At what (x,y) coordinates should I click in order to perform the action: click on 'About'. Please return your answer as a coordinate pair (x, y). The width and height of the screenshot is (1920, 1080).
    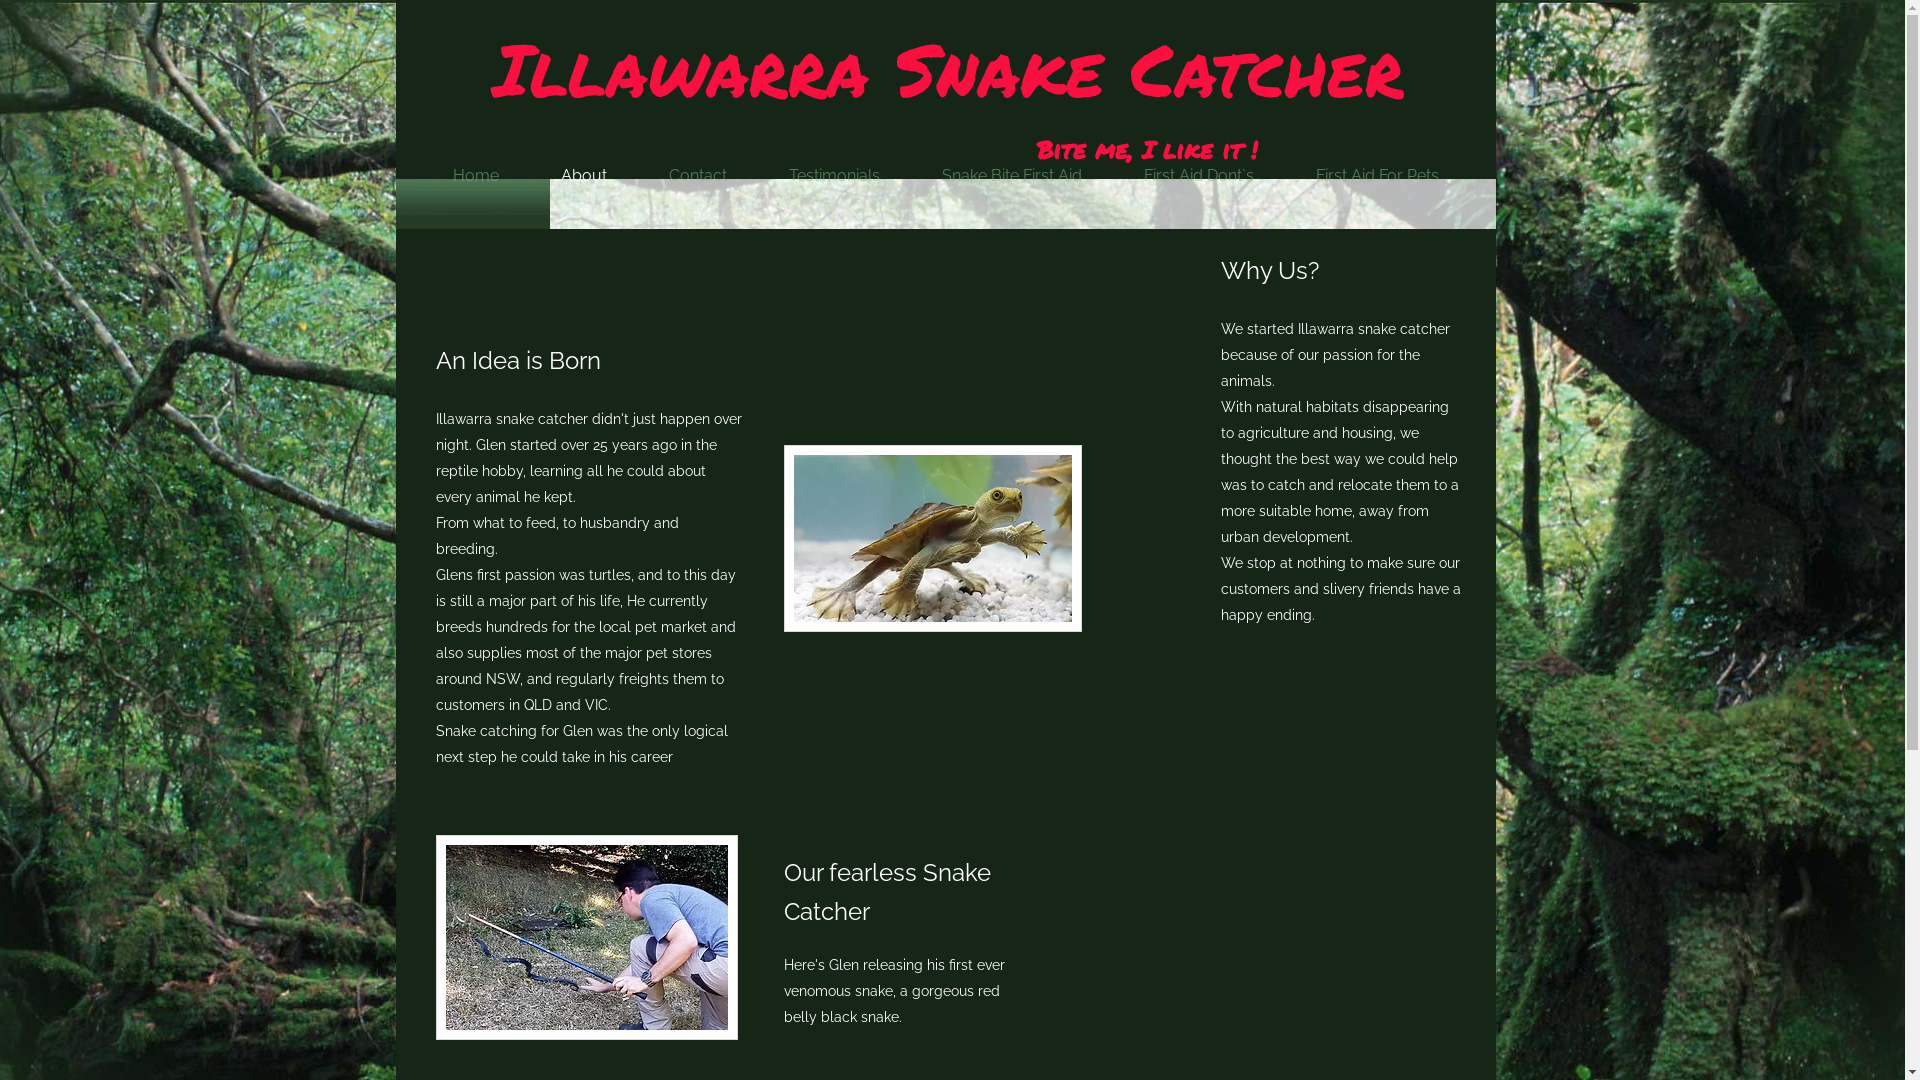
    Looking at the image, I should click on (583, 175).